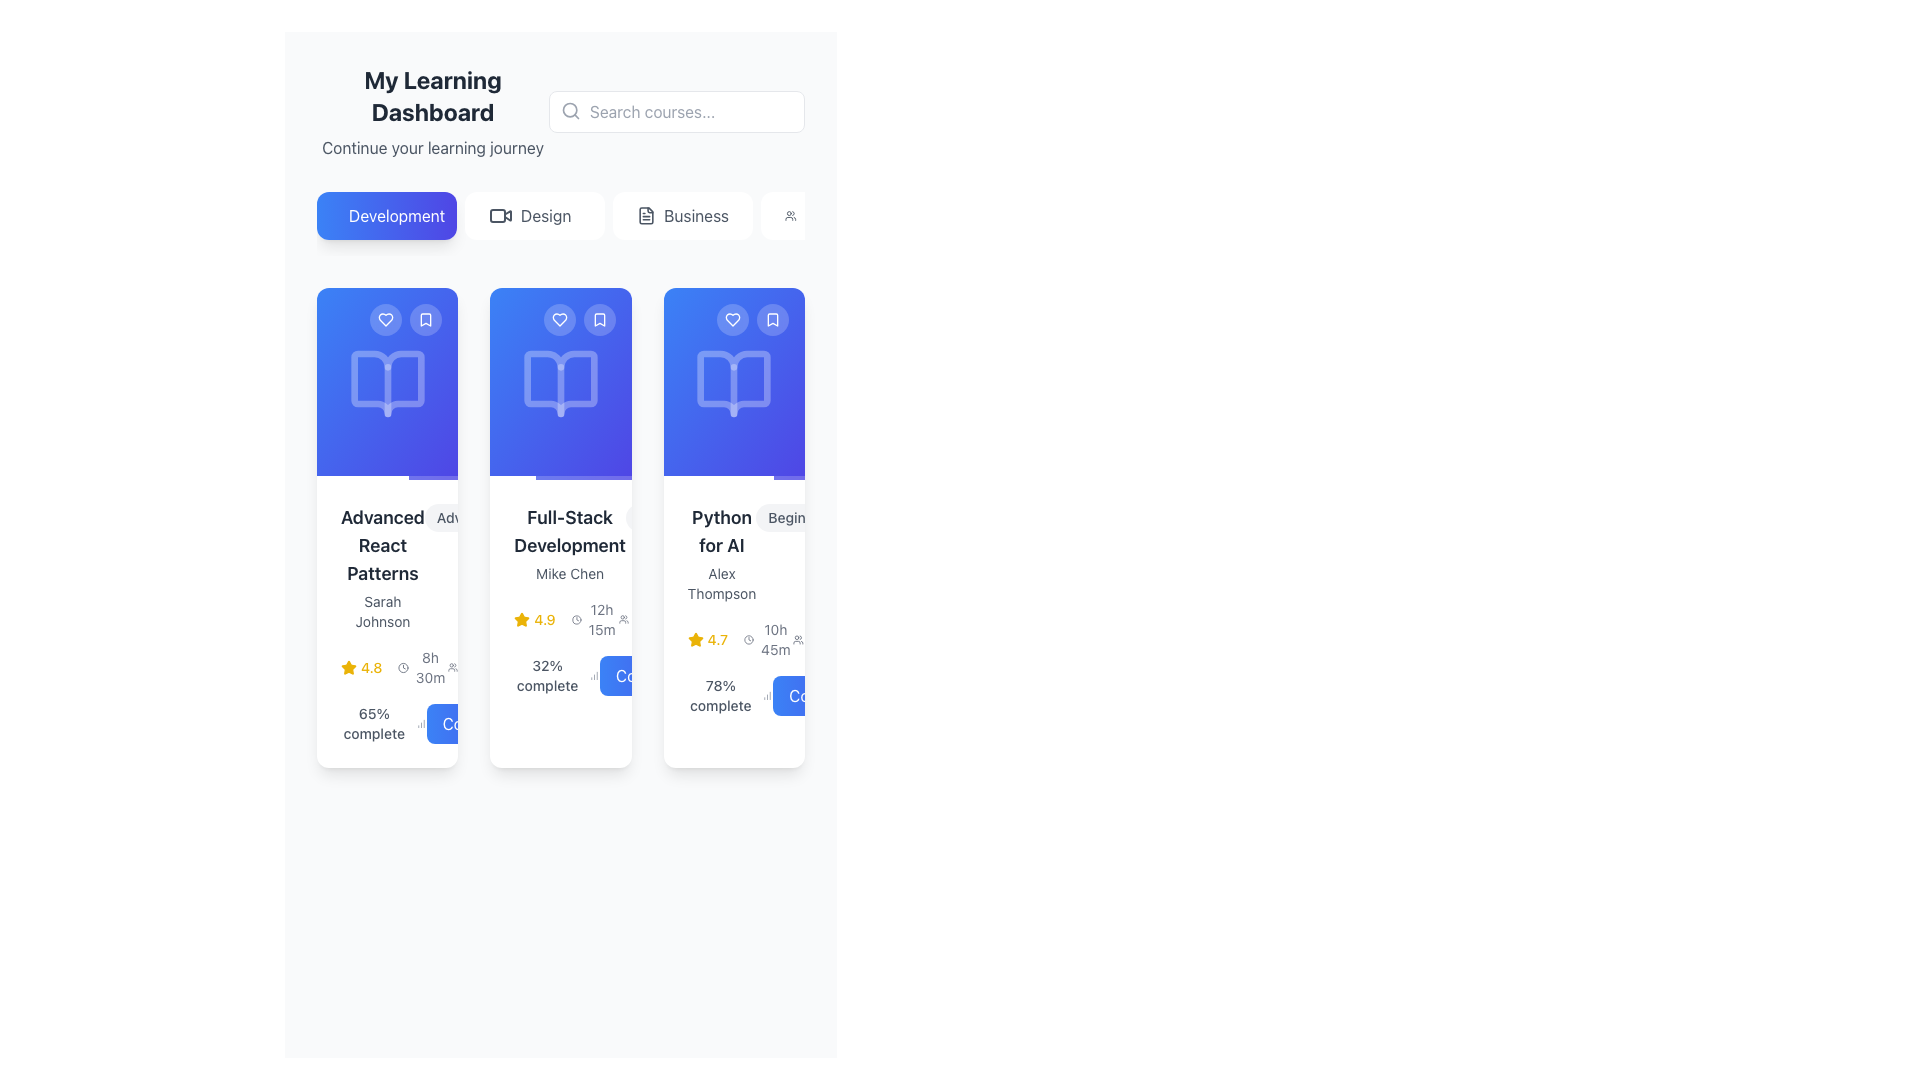  What do you see at coordinates (789, 216) in the screenshot?
I see `the icon resembling multiple user figures located within the 'Marketing' menu, positioned to the left of the 'Marketing' label` at bounding box center [789, 216].